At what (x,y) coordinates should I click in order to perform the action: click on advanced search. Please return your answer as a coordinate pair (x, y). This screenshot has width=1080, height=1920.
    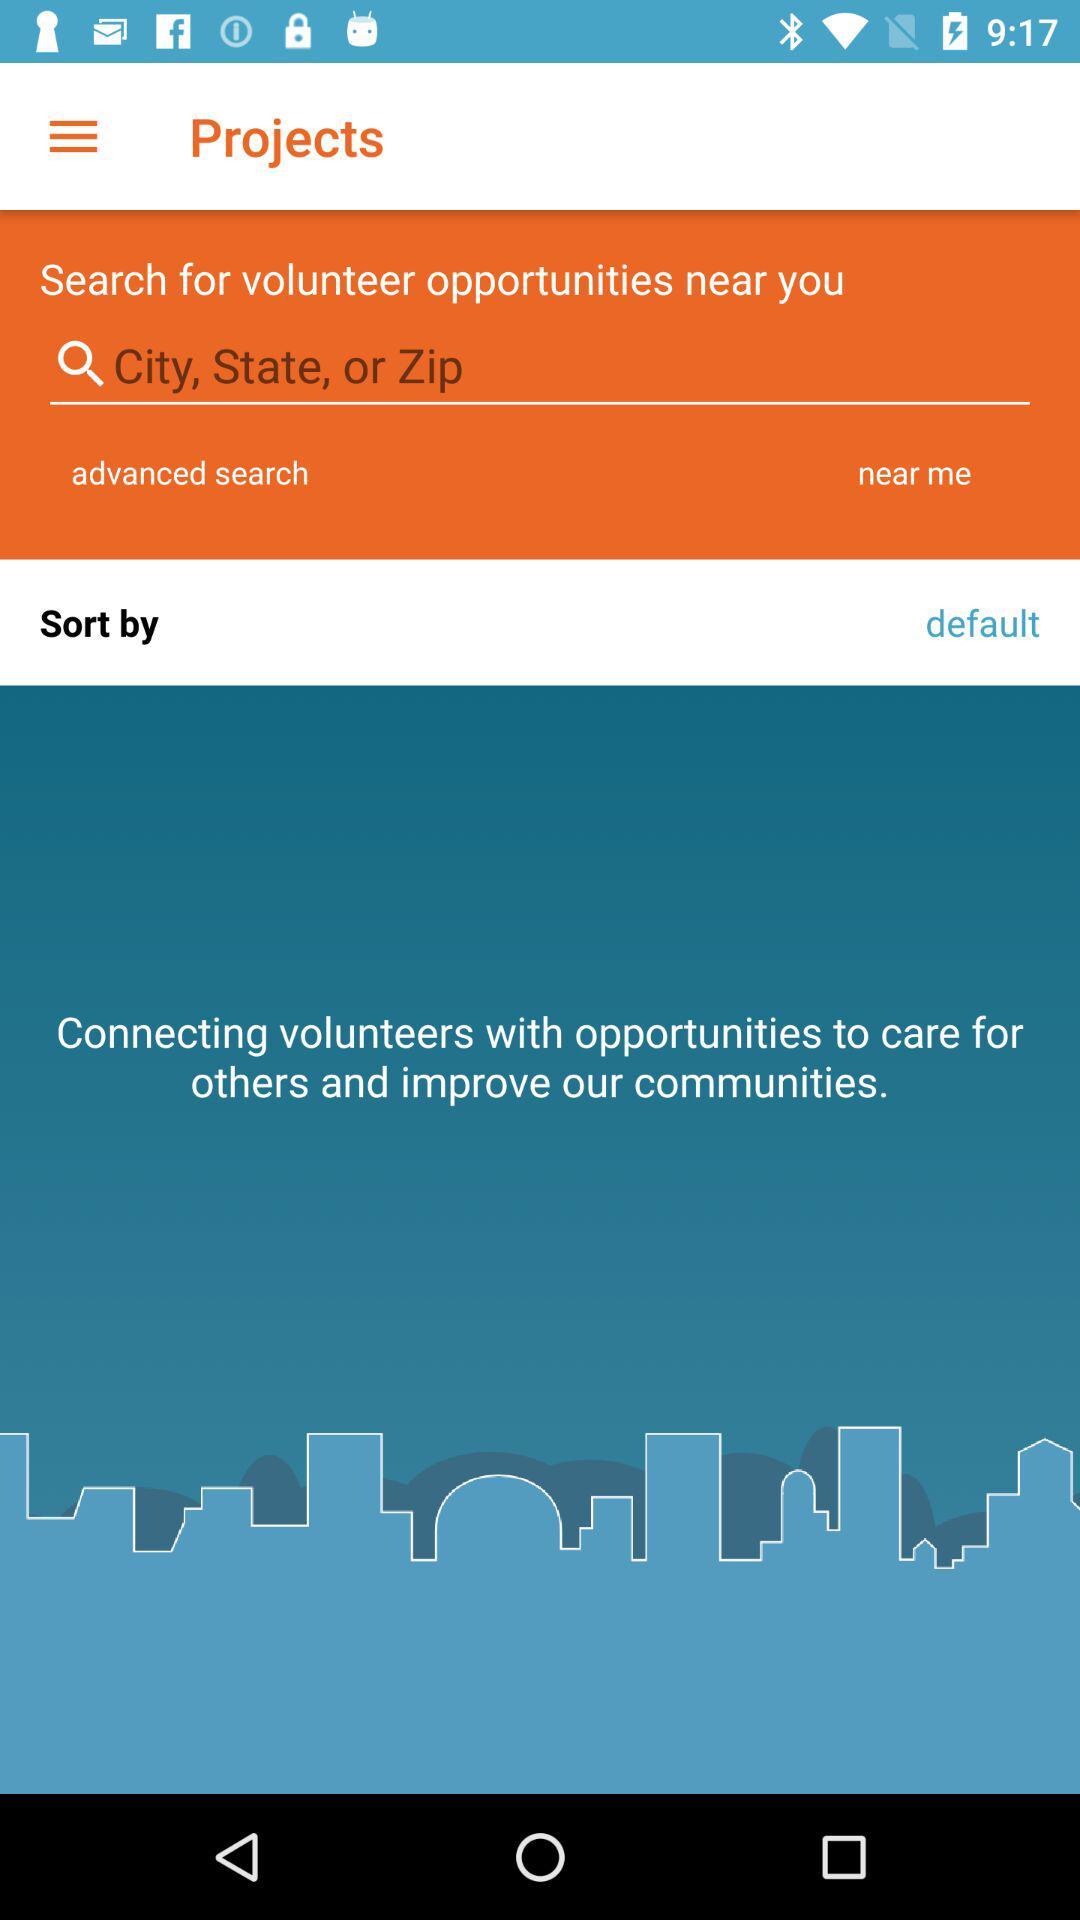
    Looking at the image, I should click on (190, 471).